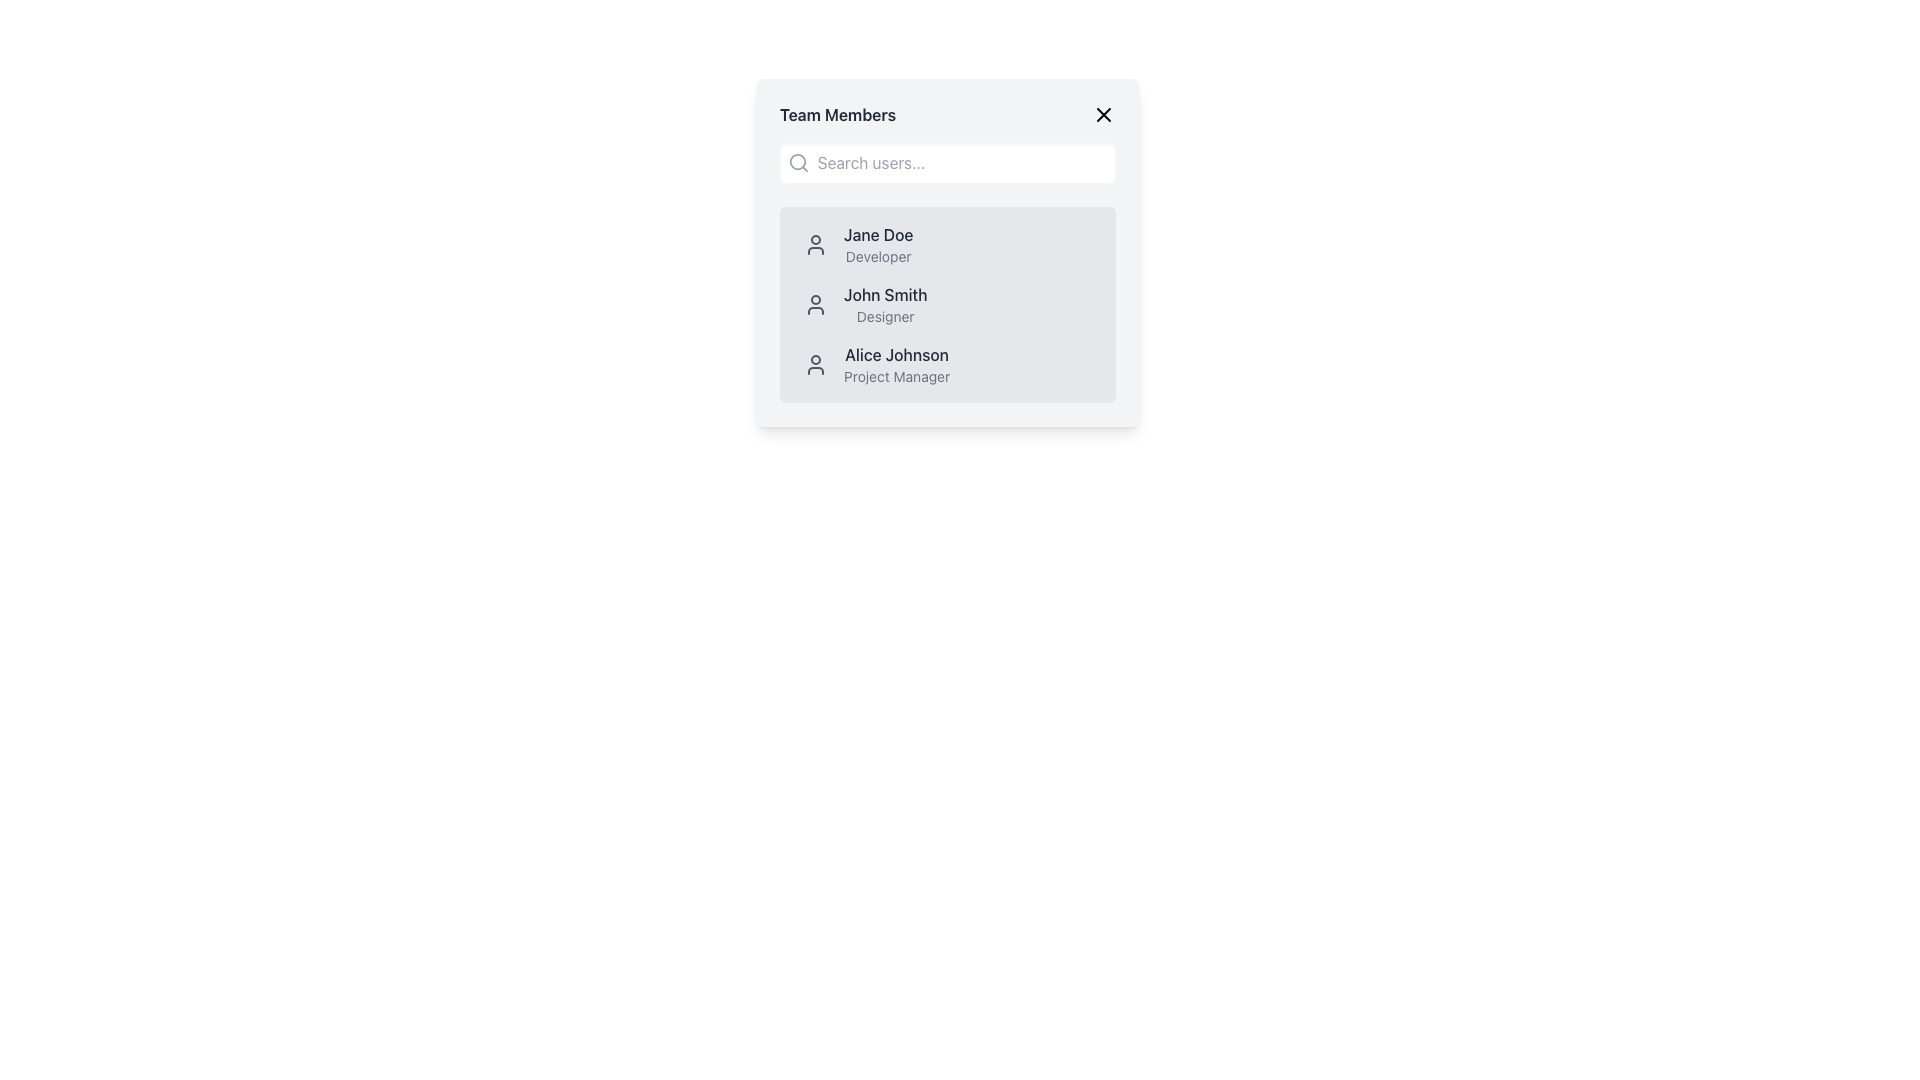 This screenshot has width=1920, height=1080. What do you see at coordinates (816, 304) in the screenshot?
I see `the avatar icon representing user 'John Smith'` at bounding box center [816, 304].